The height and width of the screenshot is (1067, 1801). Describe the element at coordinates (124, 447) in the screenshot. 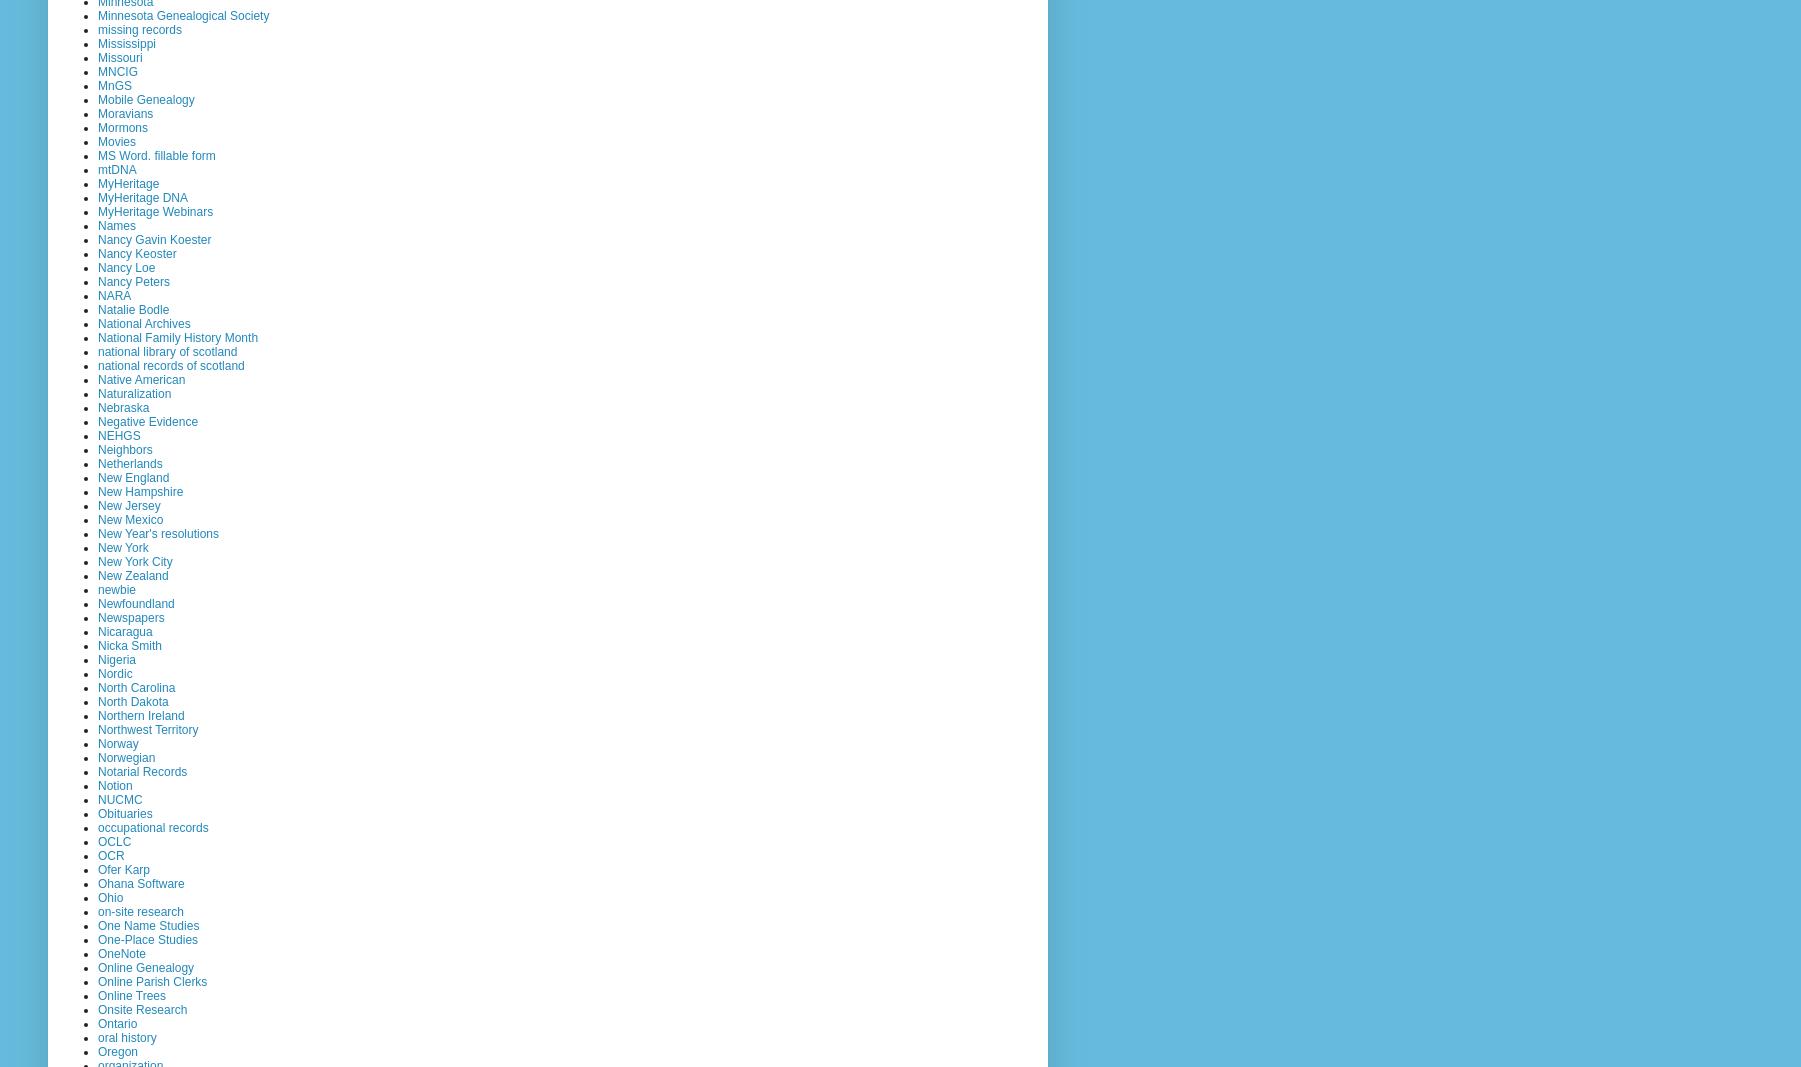

I see `'Neighbors'` at that location.